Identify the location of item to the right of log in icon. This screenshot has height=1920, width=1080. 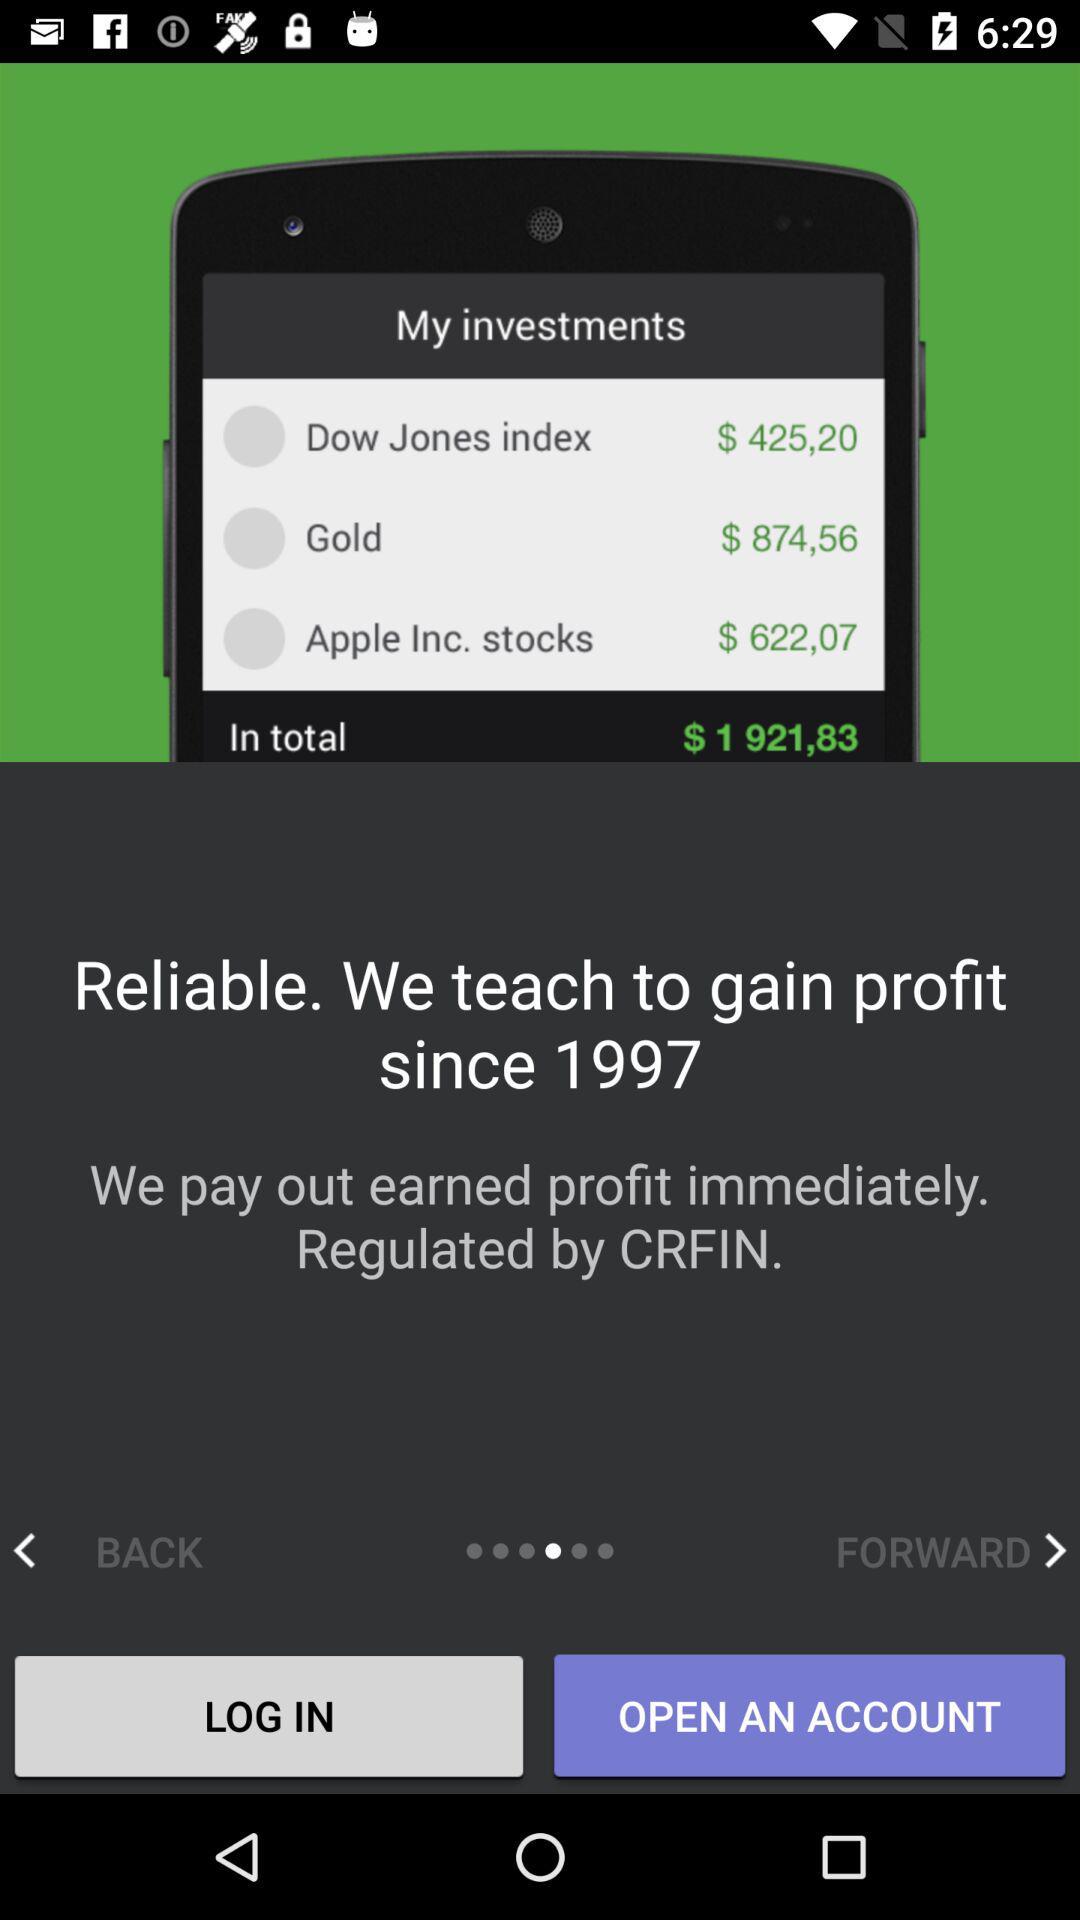
(808, 1716).